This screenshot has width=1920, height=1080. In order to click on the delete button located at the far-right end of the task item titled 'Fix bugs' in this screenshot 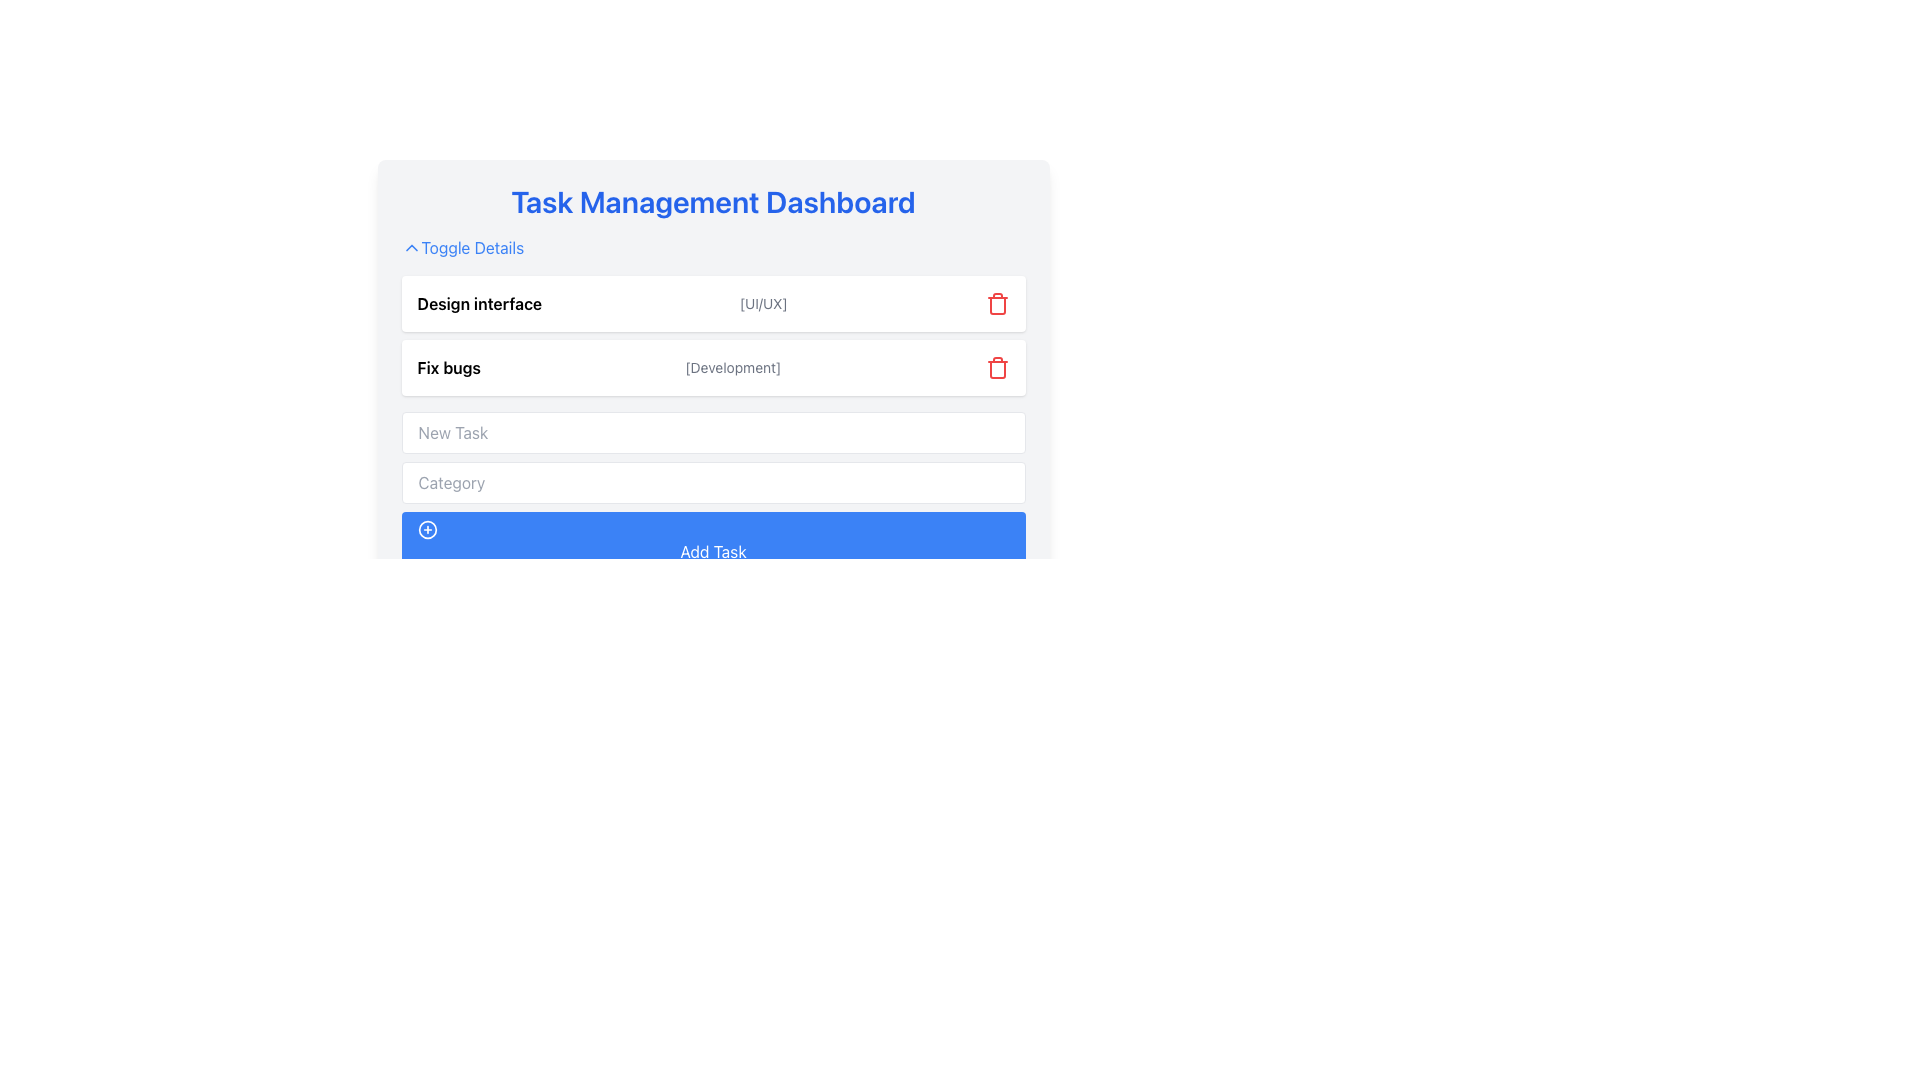, I will do `click(997, 367)`.